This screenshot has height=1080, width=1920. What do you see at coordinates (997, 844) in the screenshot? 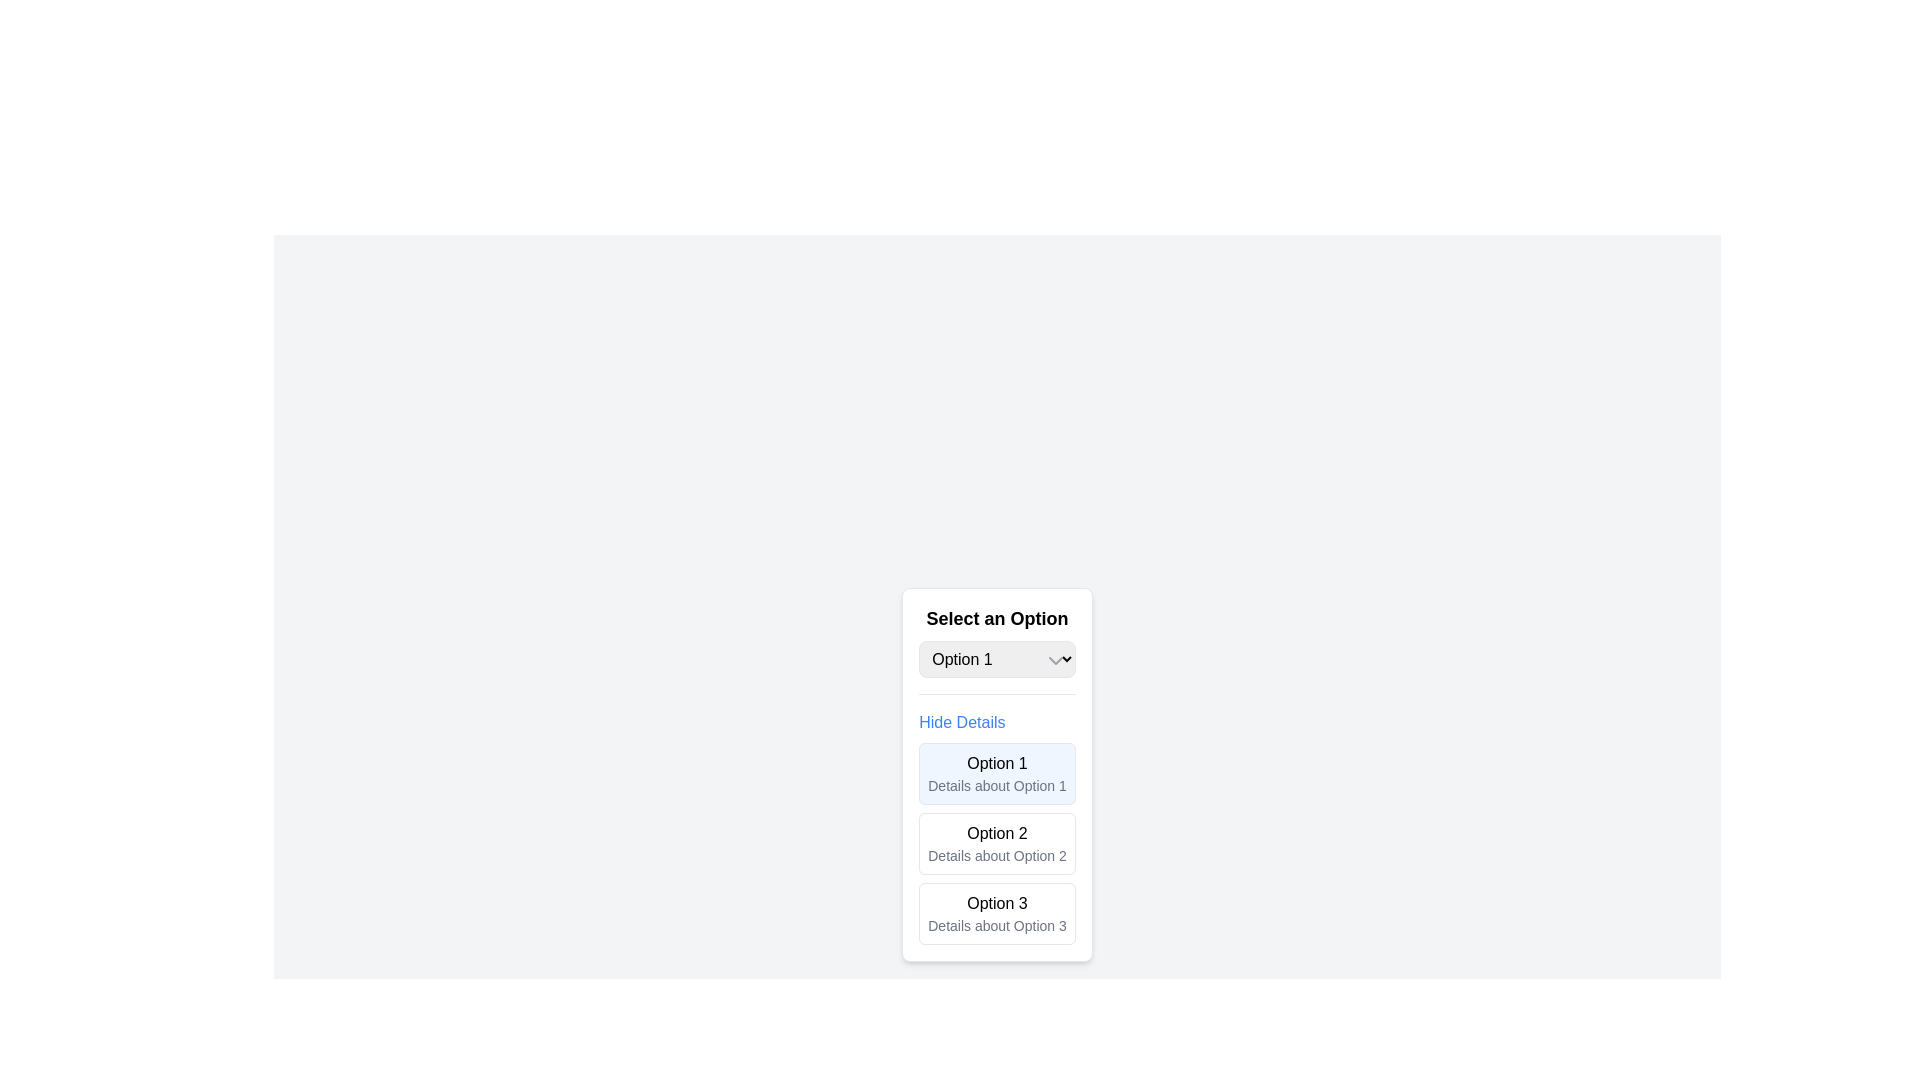
I see `the selectable option item titled 'Option 2', which is the second item in a vertical list of options, to activate it` at bounding box center [997, 844].